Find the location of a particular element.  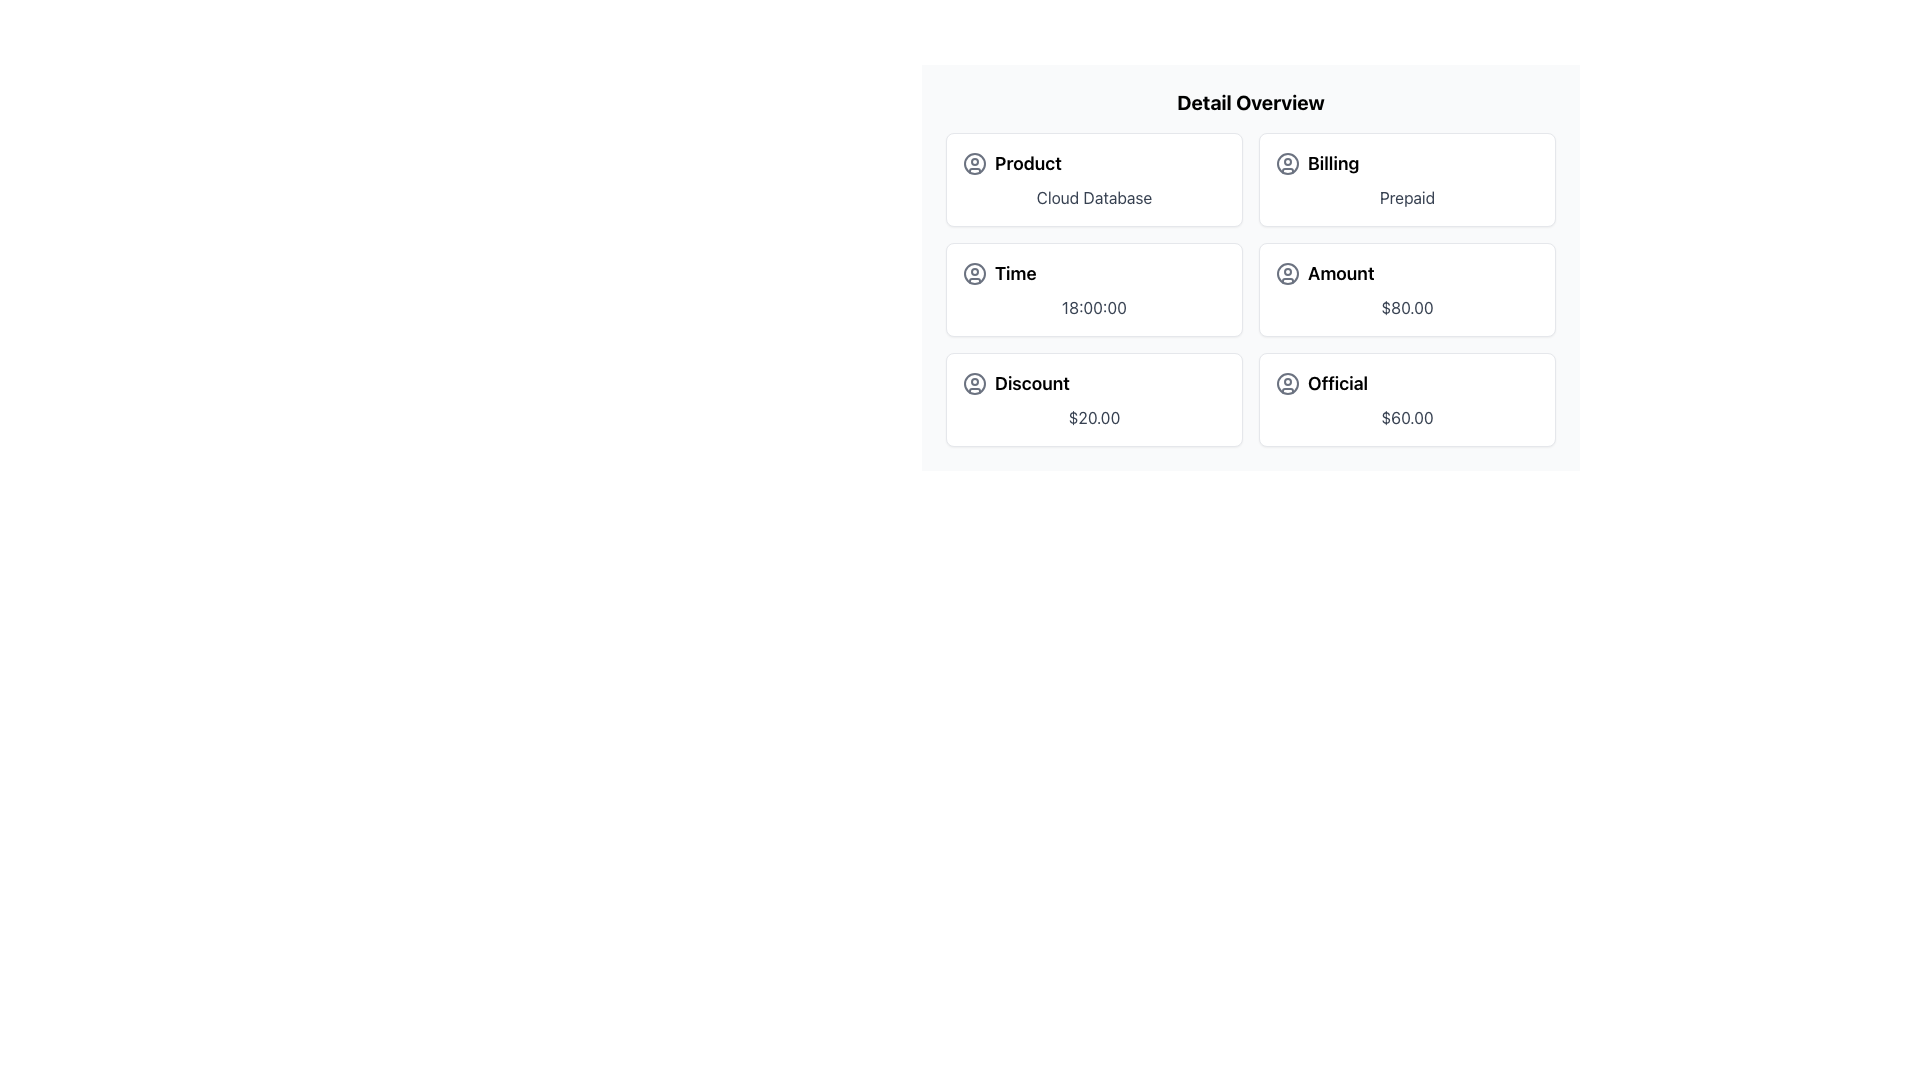

the bold text title labeled 'Detail Overview', which is positioned at the top of the content section above a grid of detailed items is located at coordinates (1250, 103).